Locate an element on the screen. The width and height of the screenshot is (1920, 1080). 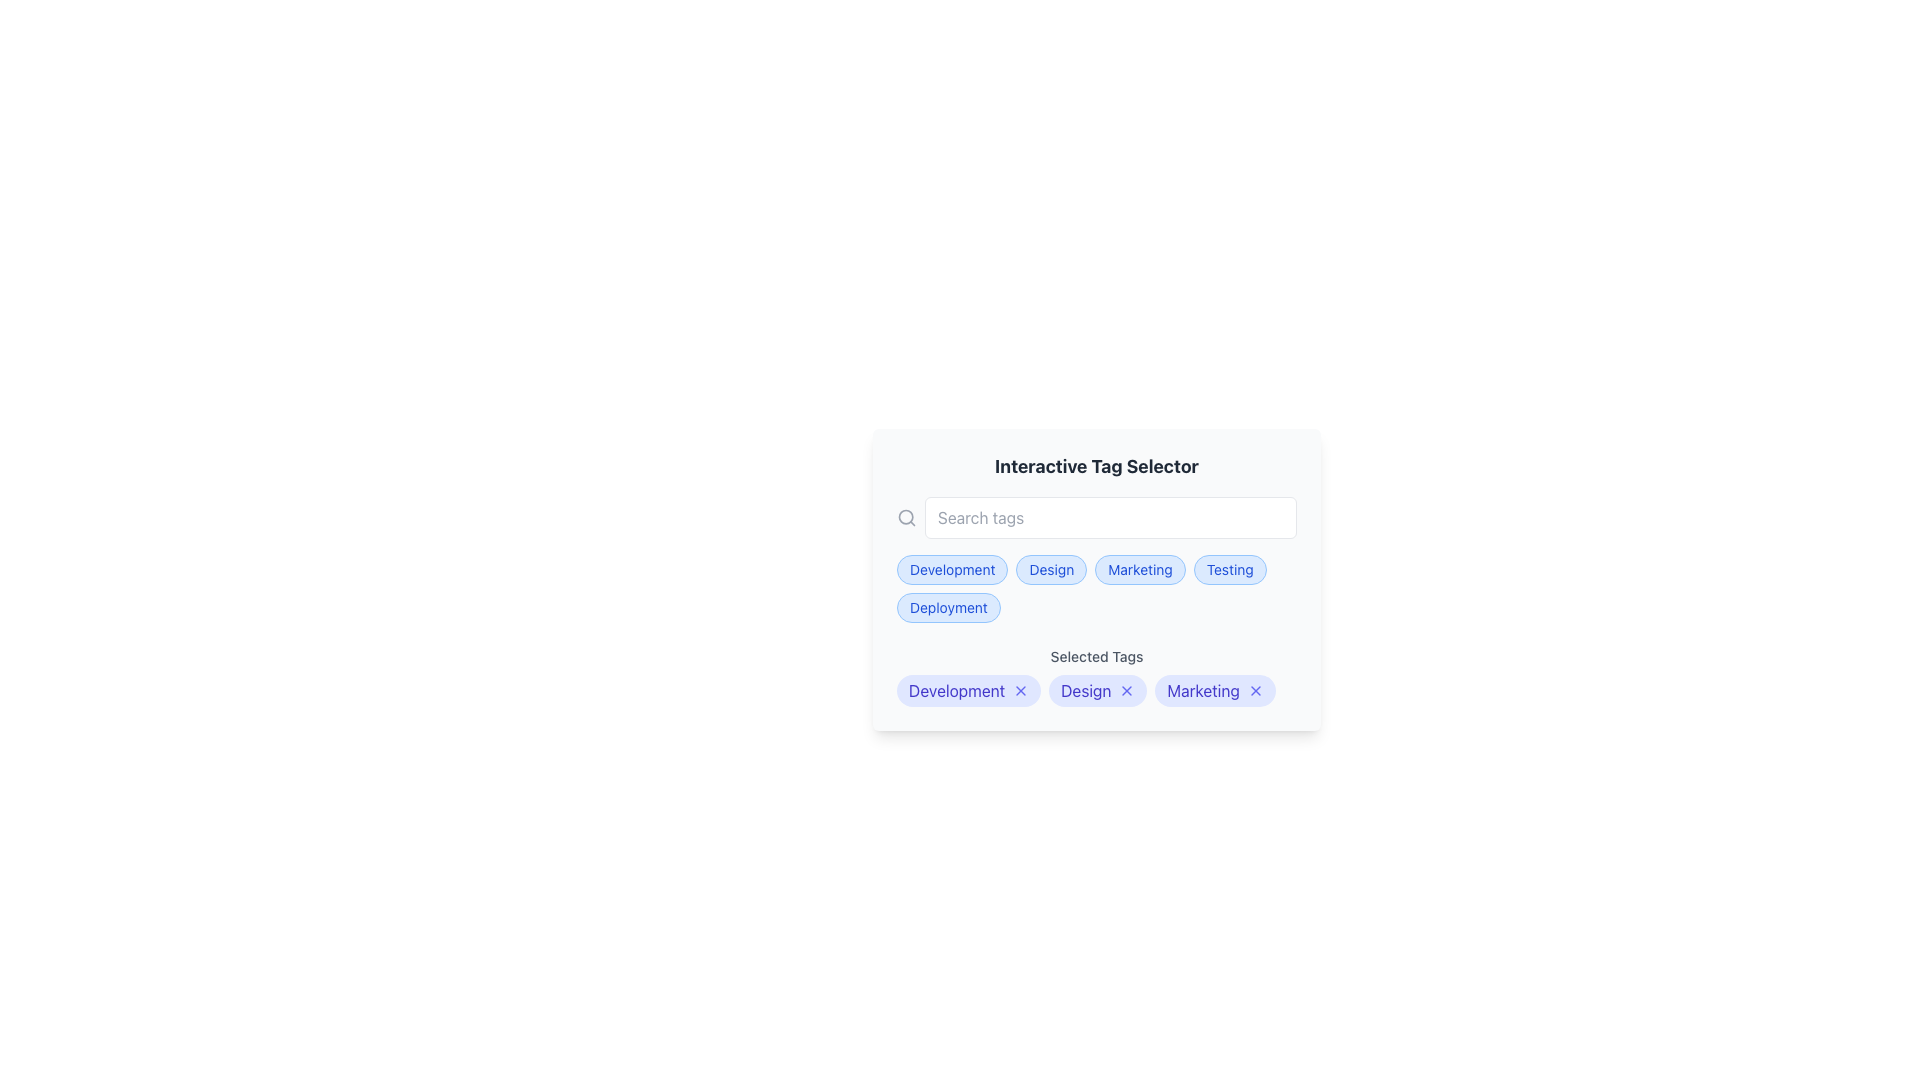
the 'Selected Tags' text label, which is a small-sized, muted gray text label positioned above the selected tag items is located at coordinates (1096, 656).